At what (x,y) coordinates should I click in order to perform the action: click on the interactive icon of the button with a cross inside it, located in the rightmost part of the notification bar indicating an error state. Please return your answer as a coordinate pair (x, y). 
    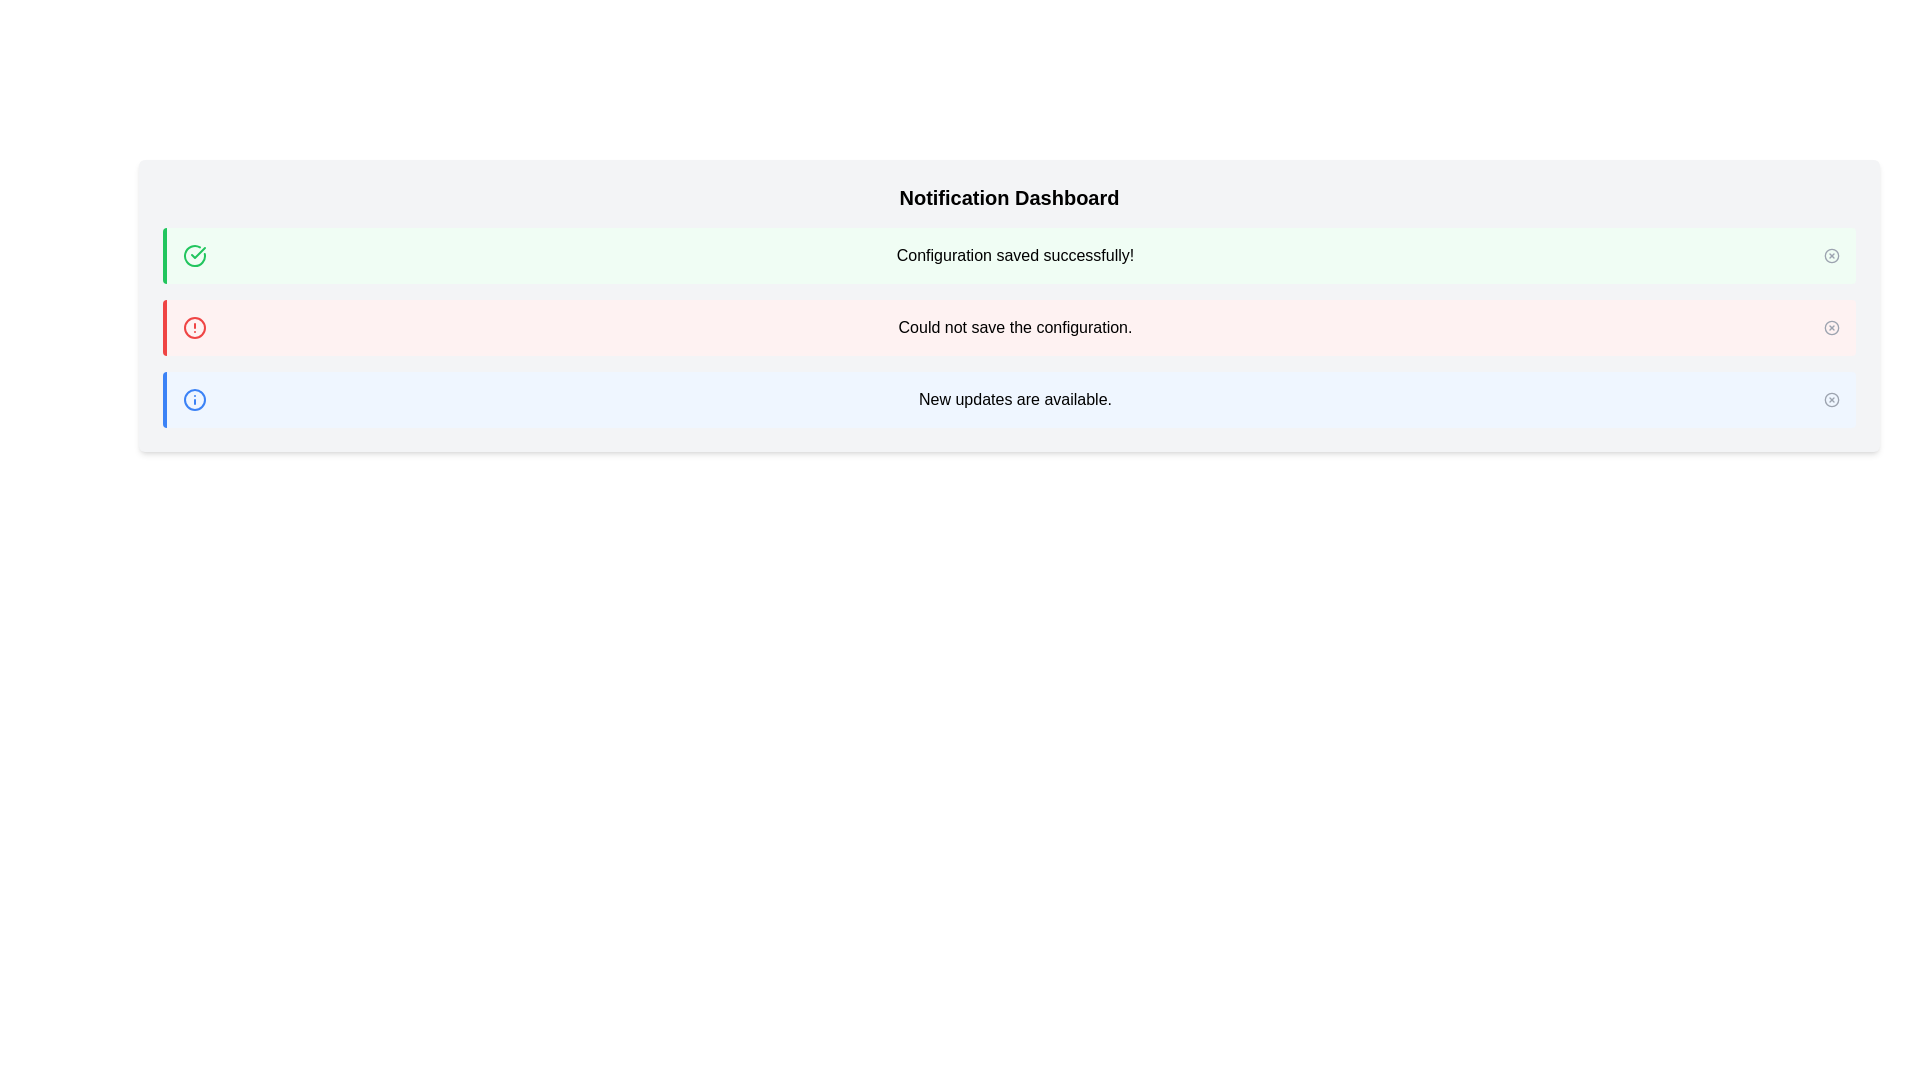
    Looking at the image, I should click on (1832, 326).